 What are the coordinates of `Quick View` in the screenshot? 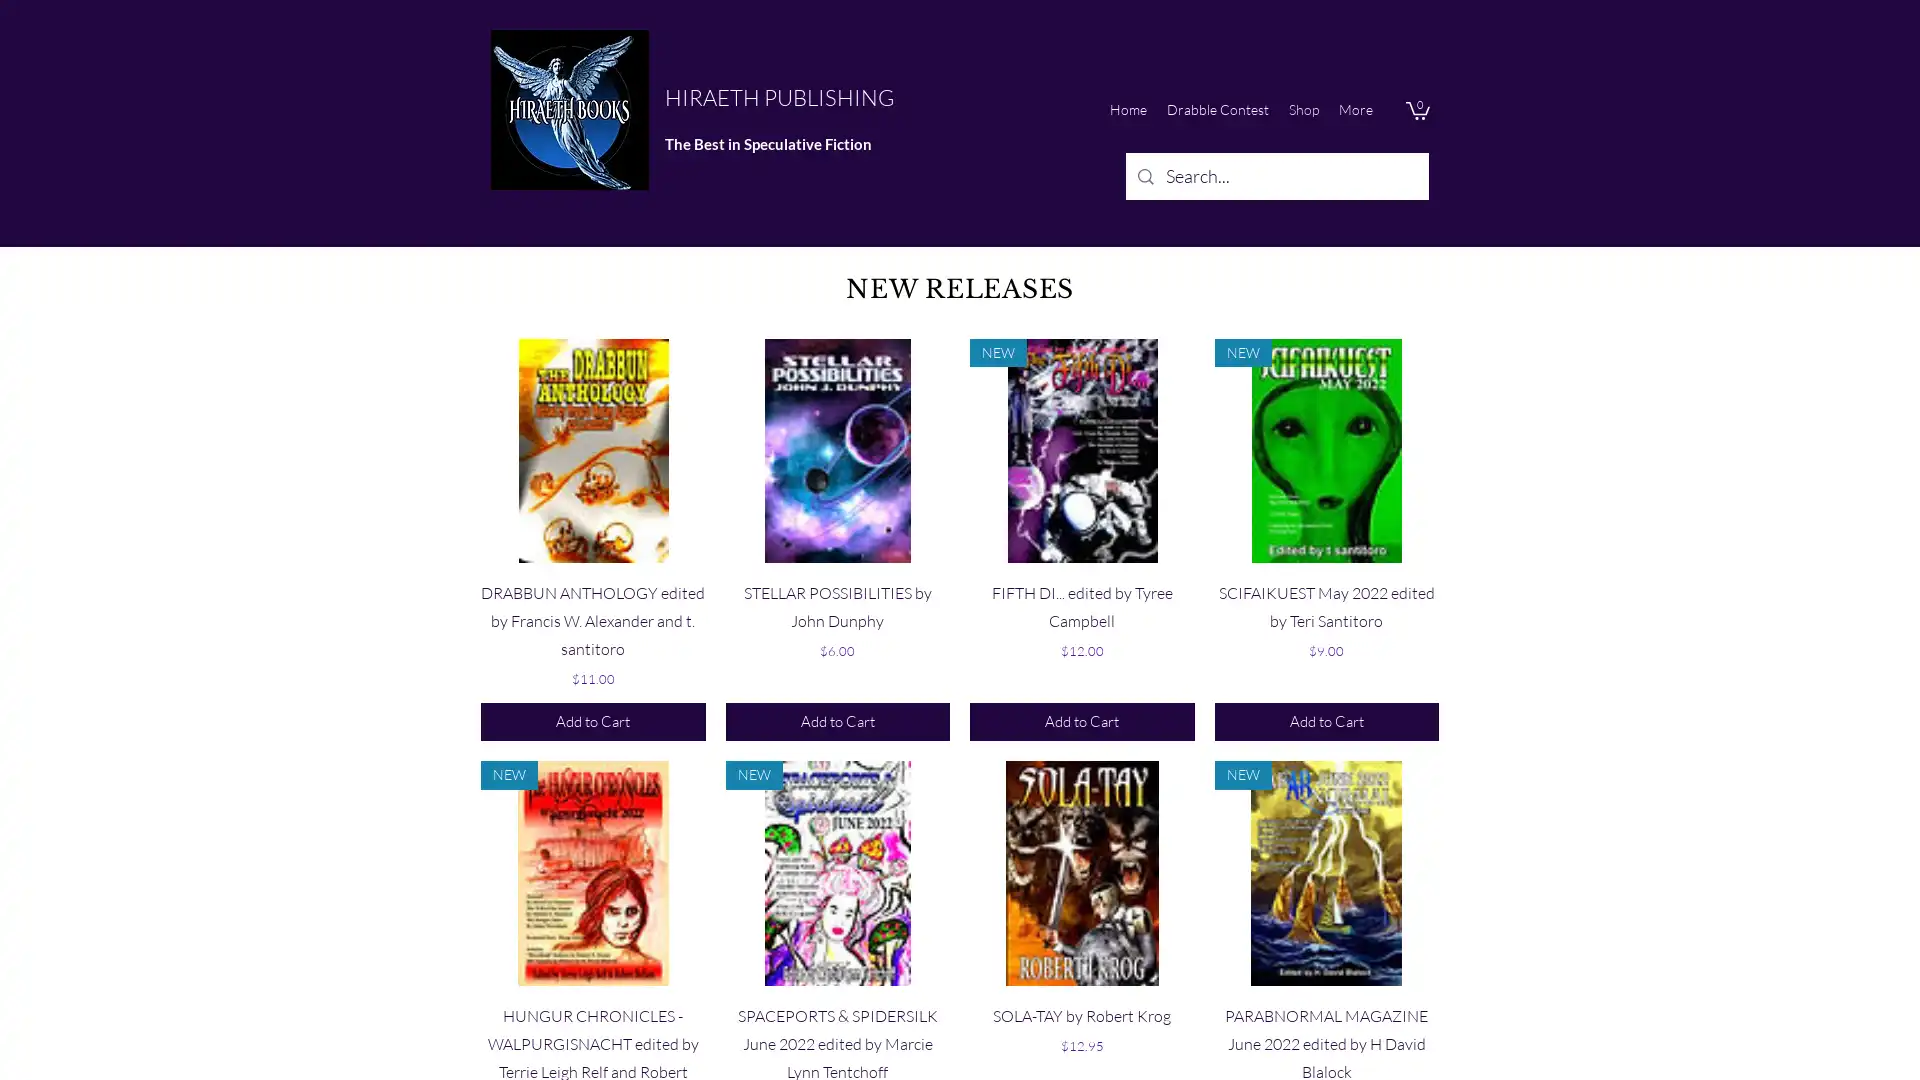 It's located at (1080, 586).